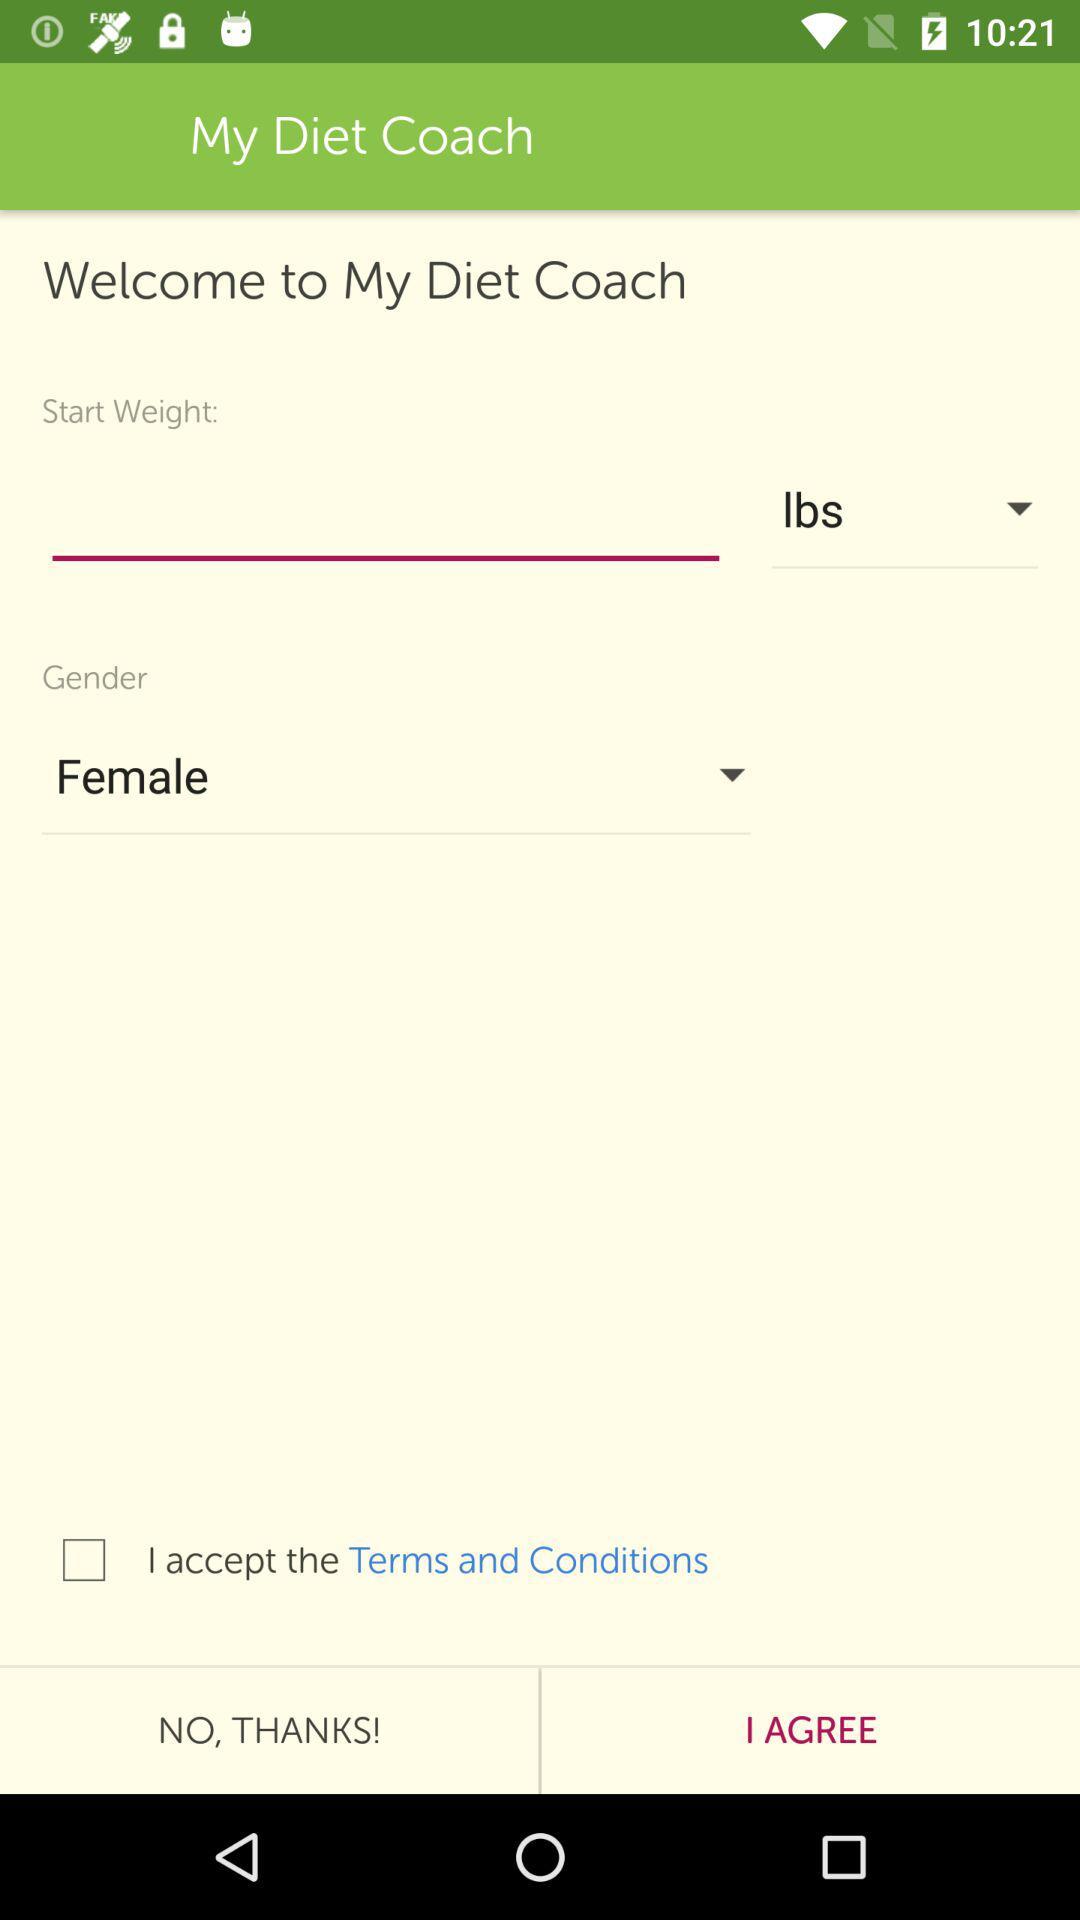  What do you see at coordinates (385, 514) in the screenshot?
I see `the icon to the left of the lbs item` at bounding box center [385, 514].